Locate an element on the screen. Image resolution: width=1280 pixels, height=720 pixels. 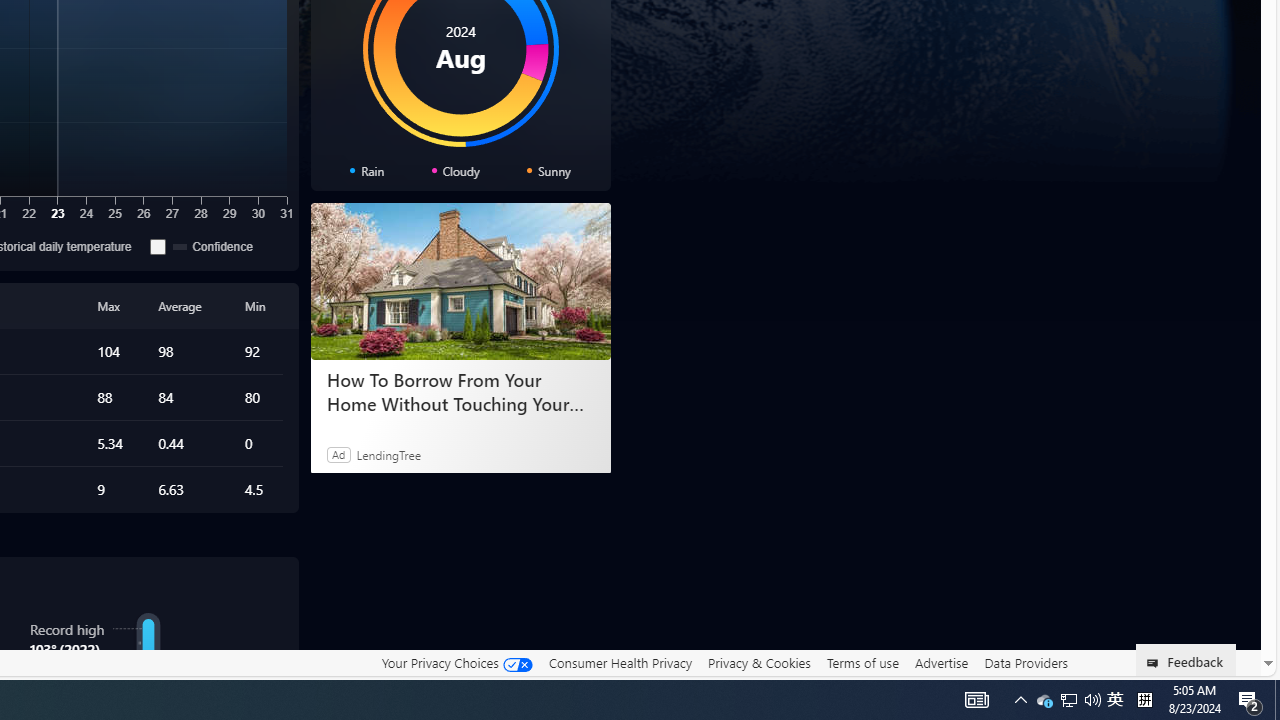
'Privacy & Cookies' is located at coordinates (758, 662).